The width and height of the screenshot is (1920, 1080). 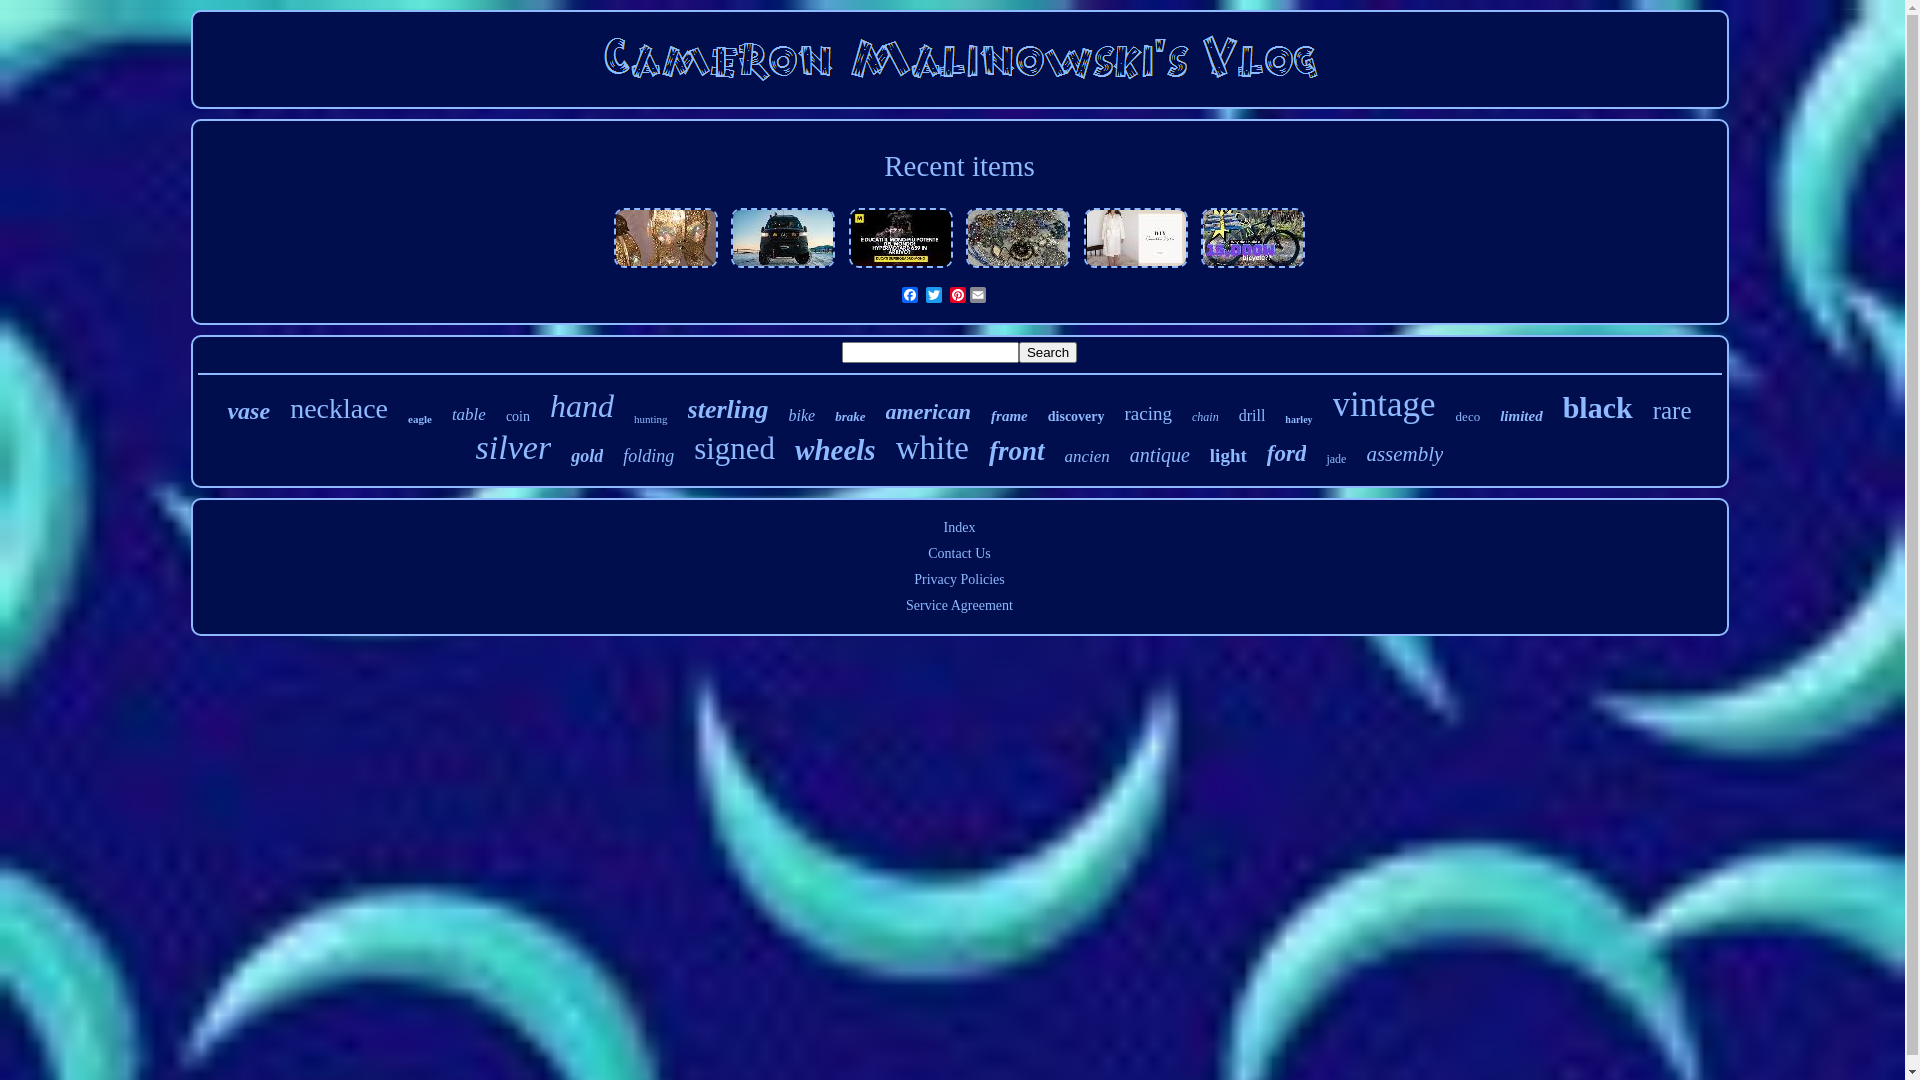 I want to click on 'frame', so click(x=990, y=415).